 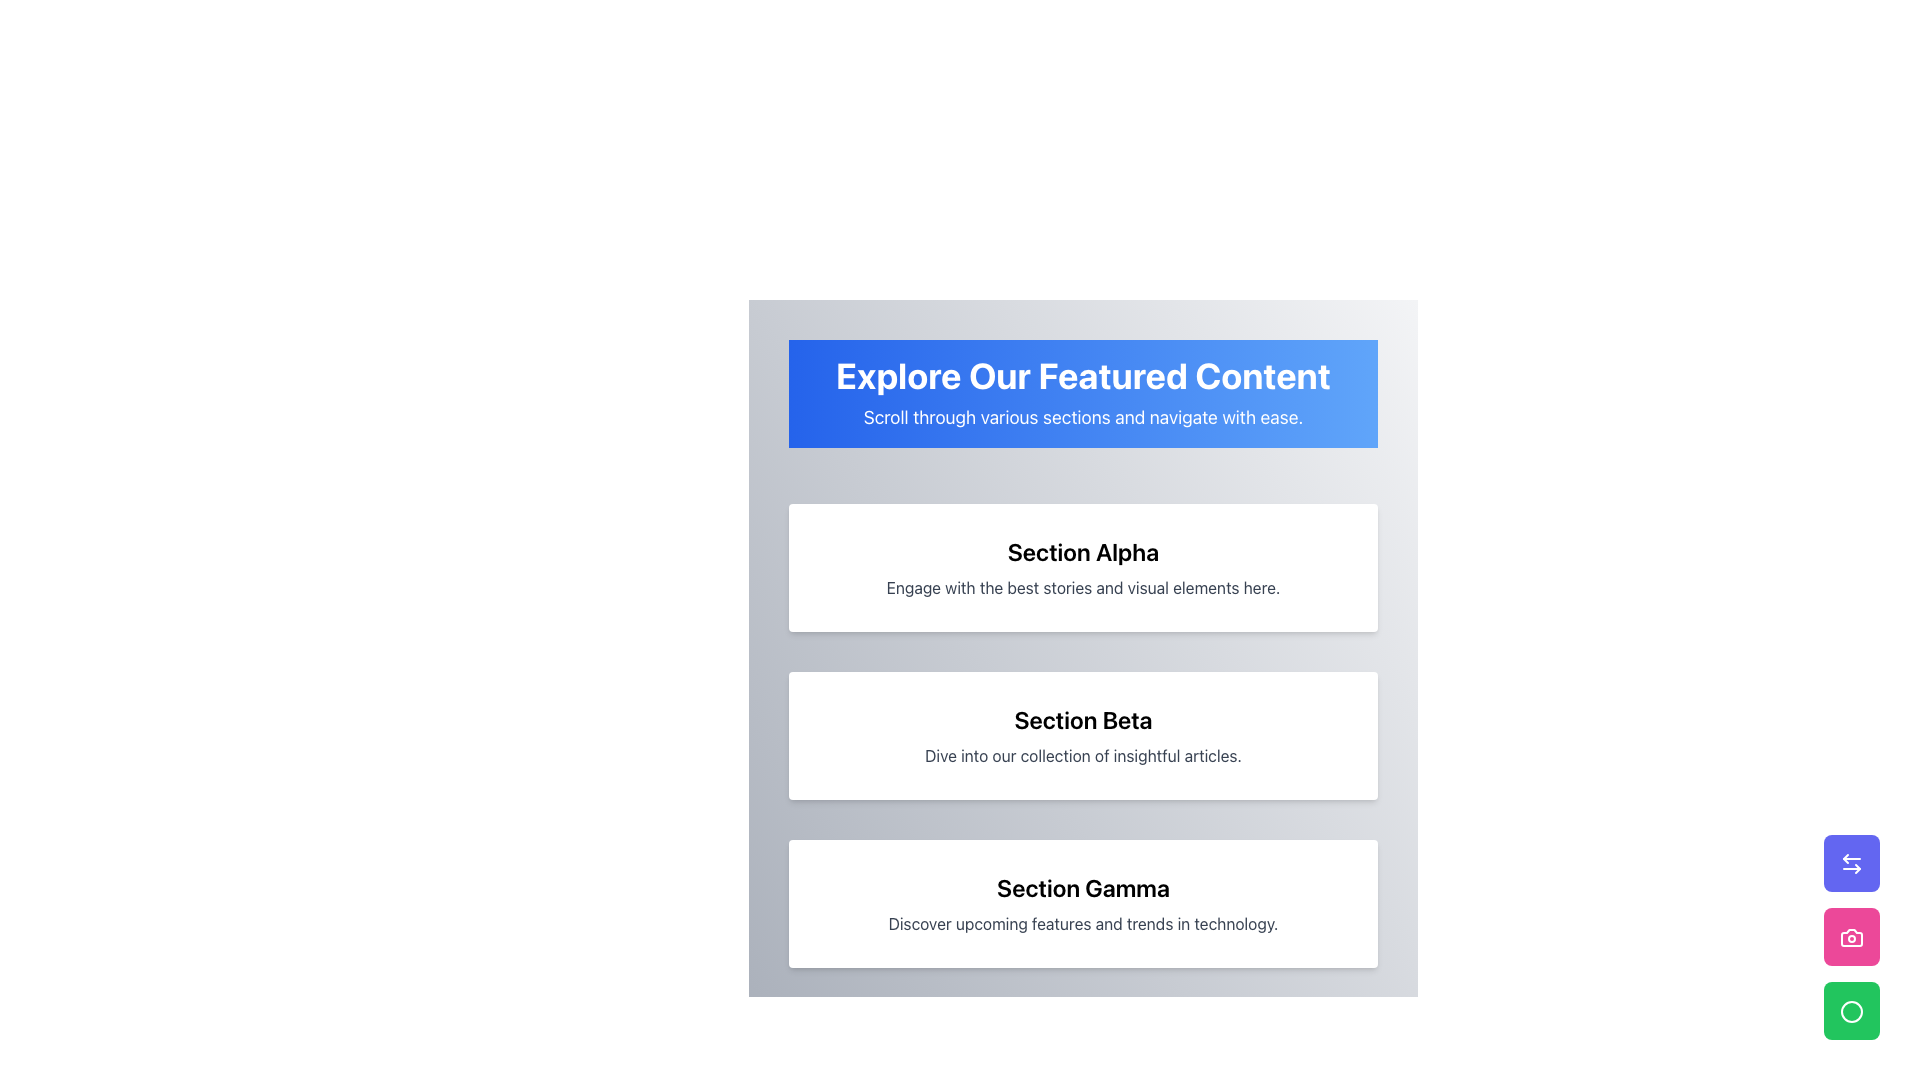 I want to click on subtitle text 'Dive into our collection of insightful articles.' located beneath the title 'Section Beta', so click(x=1082, y=756).